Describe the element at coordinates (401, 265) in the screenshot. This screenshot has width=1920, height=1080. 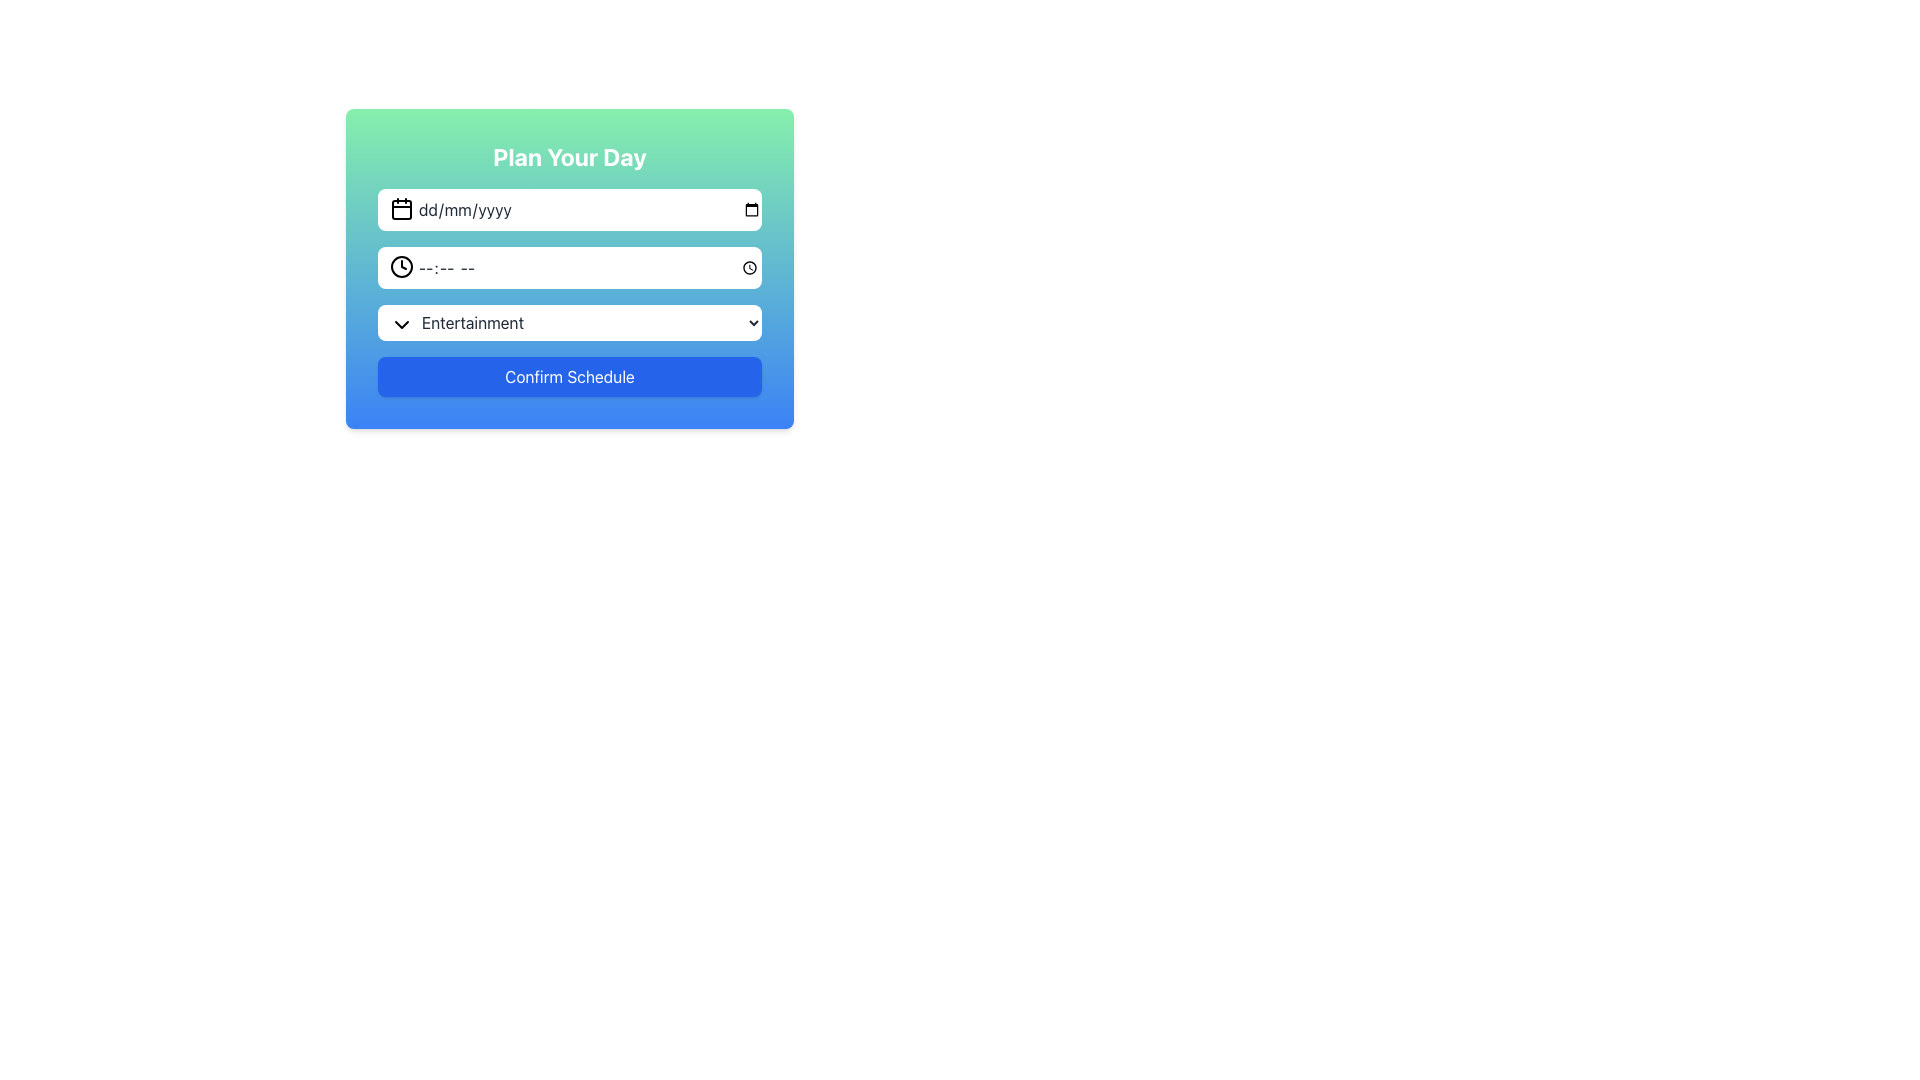
I see `the outer border of the clock icon, which is represented as an SVG circle within the input field titled 'Plan Your Day'` at that location.